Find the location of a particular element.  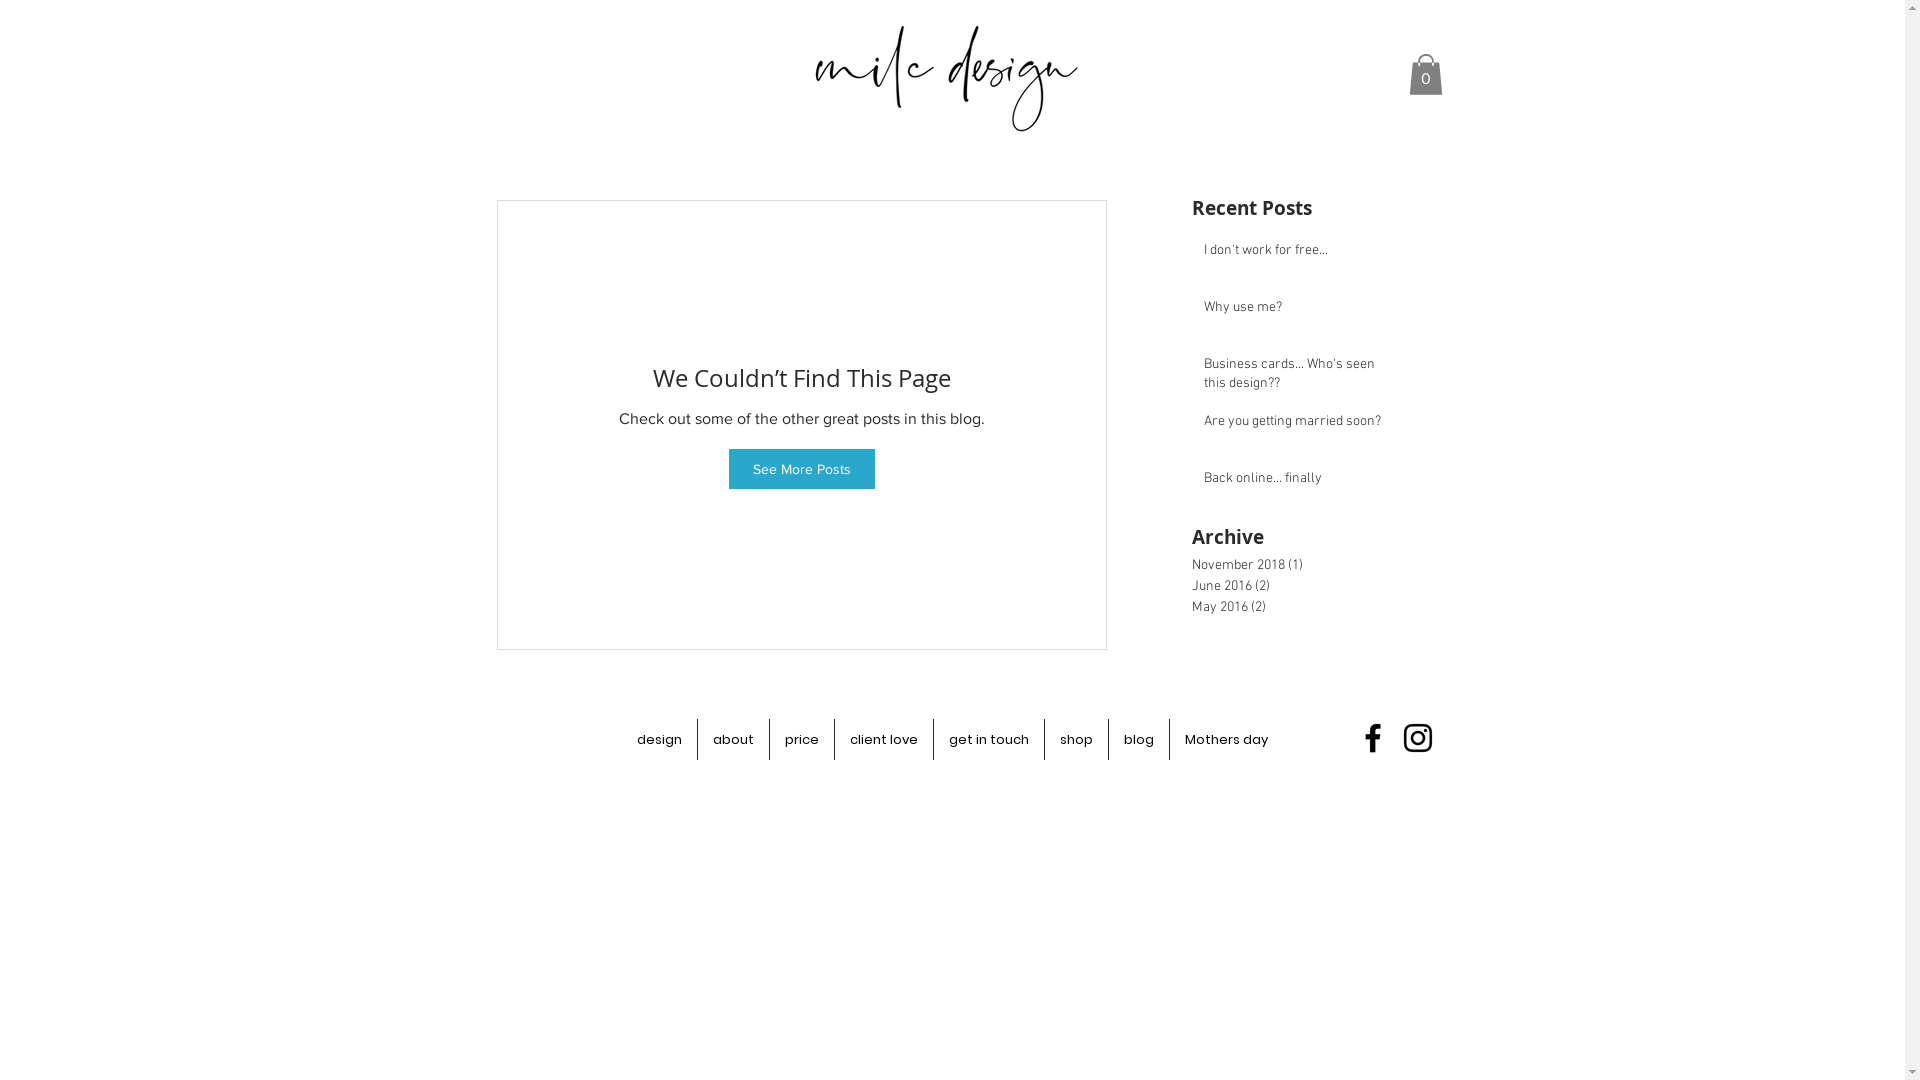

'get in touch' is located at coordinates (933, 739).